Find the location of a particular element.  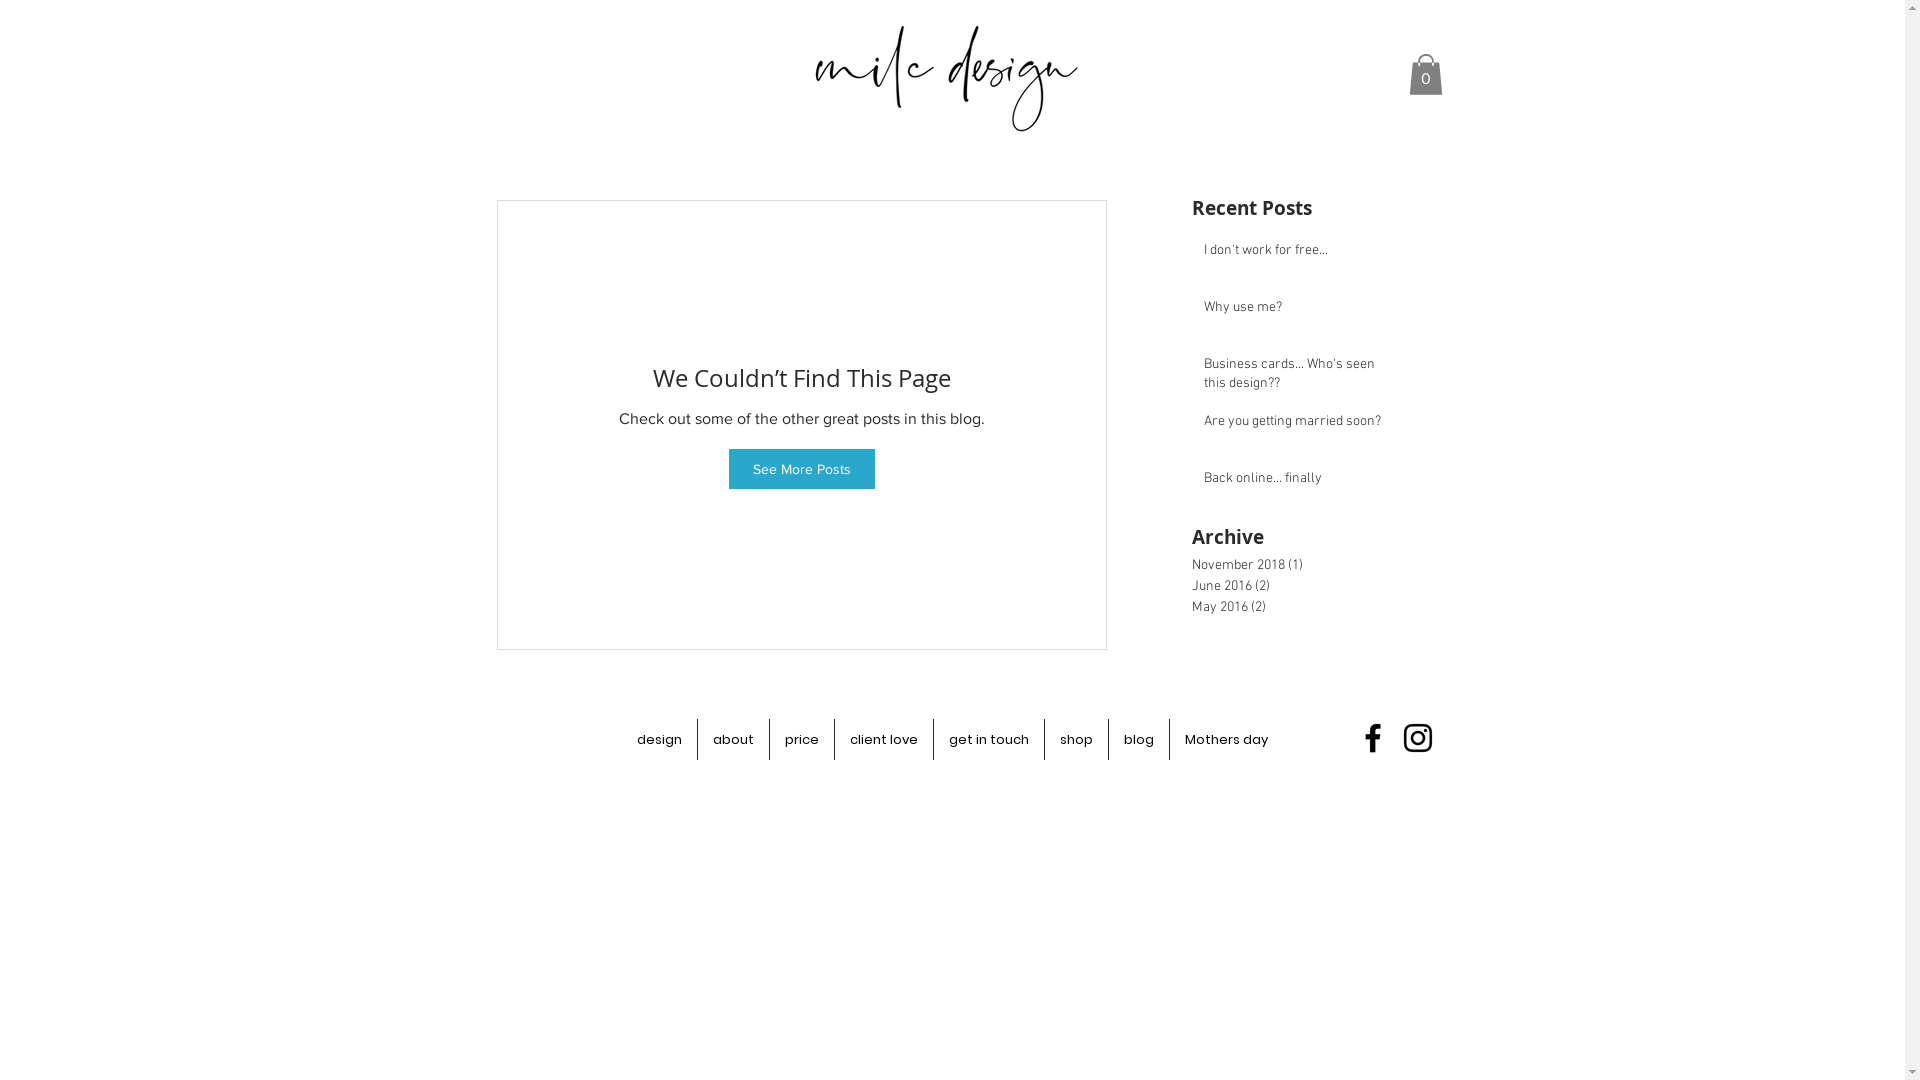

'get in touch' is located at coordinates (933, 739).